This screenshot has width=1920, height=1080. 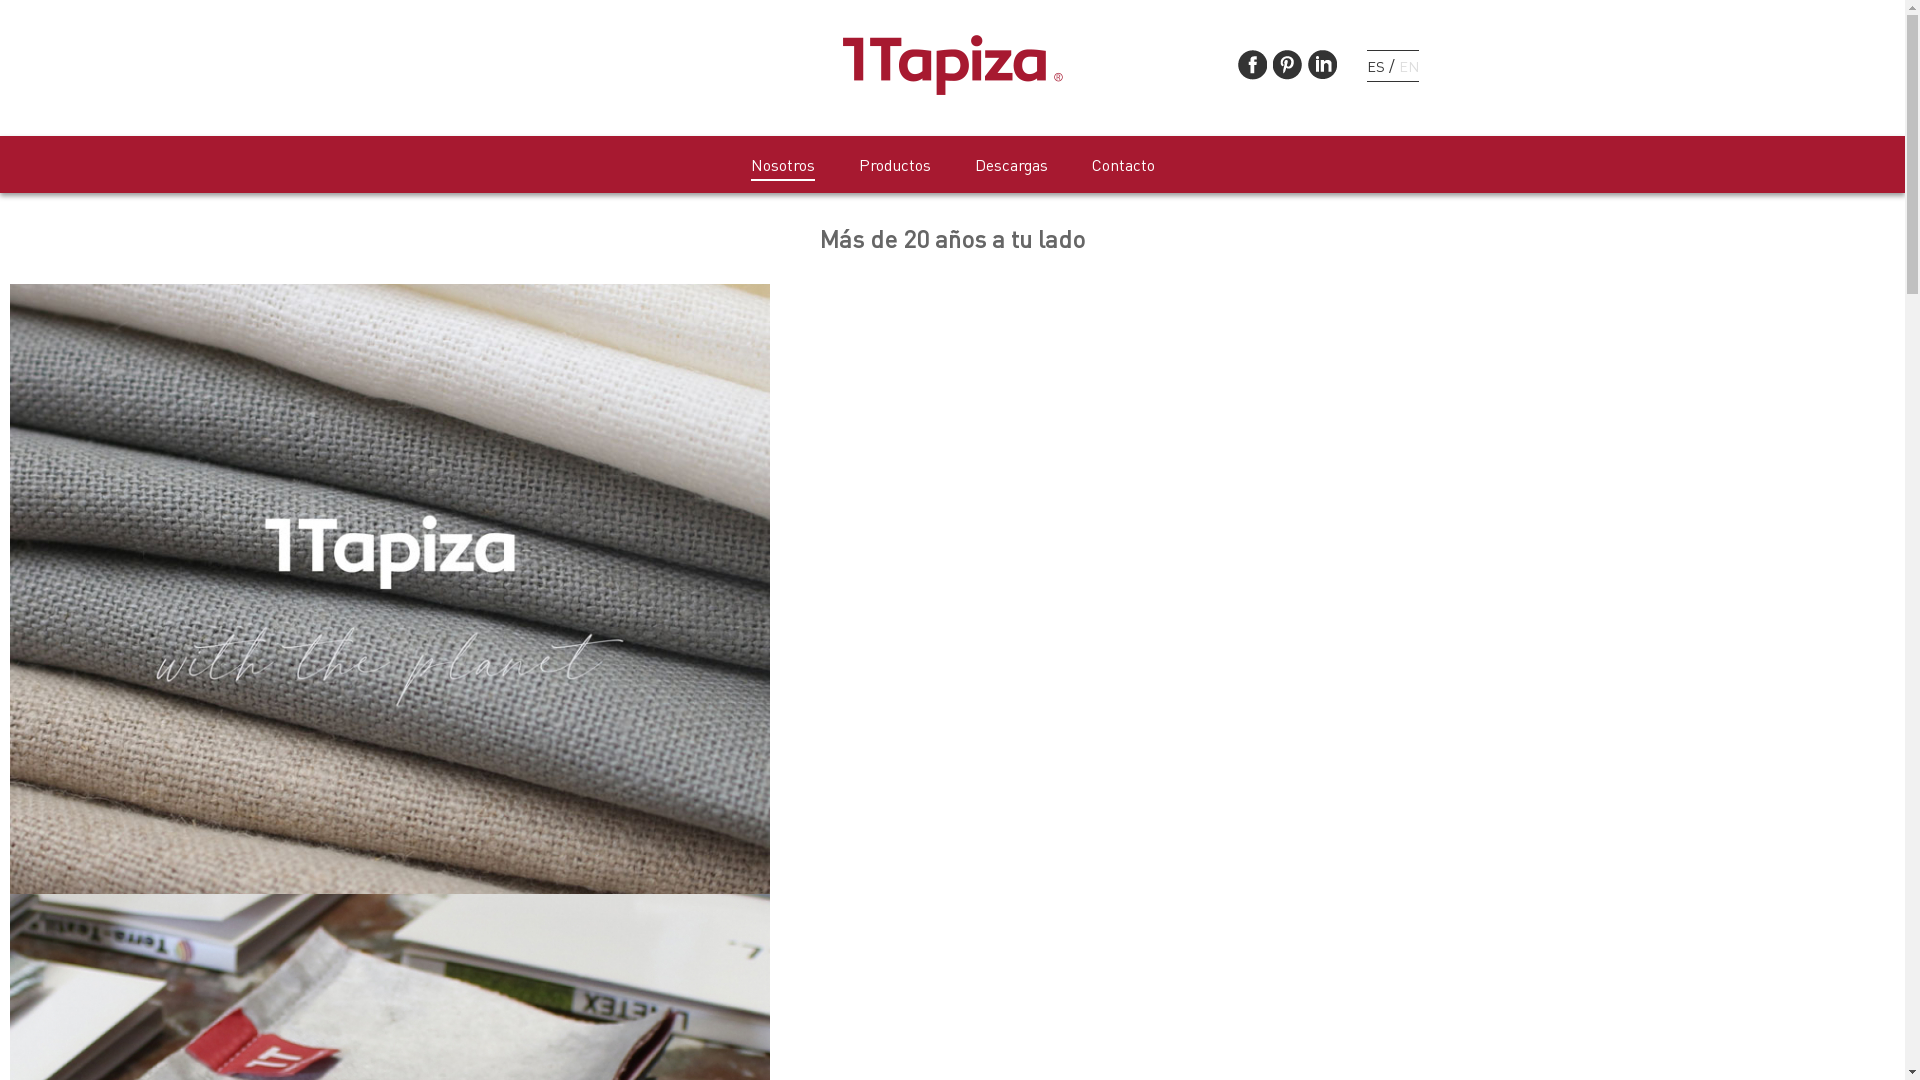 I want to click on 'Contacto', so click(x=1123, y=165).